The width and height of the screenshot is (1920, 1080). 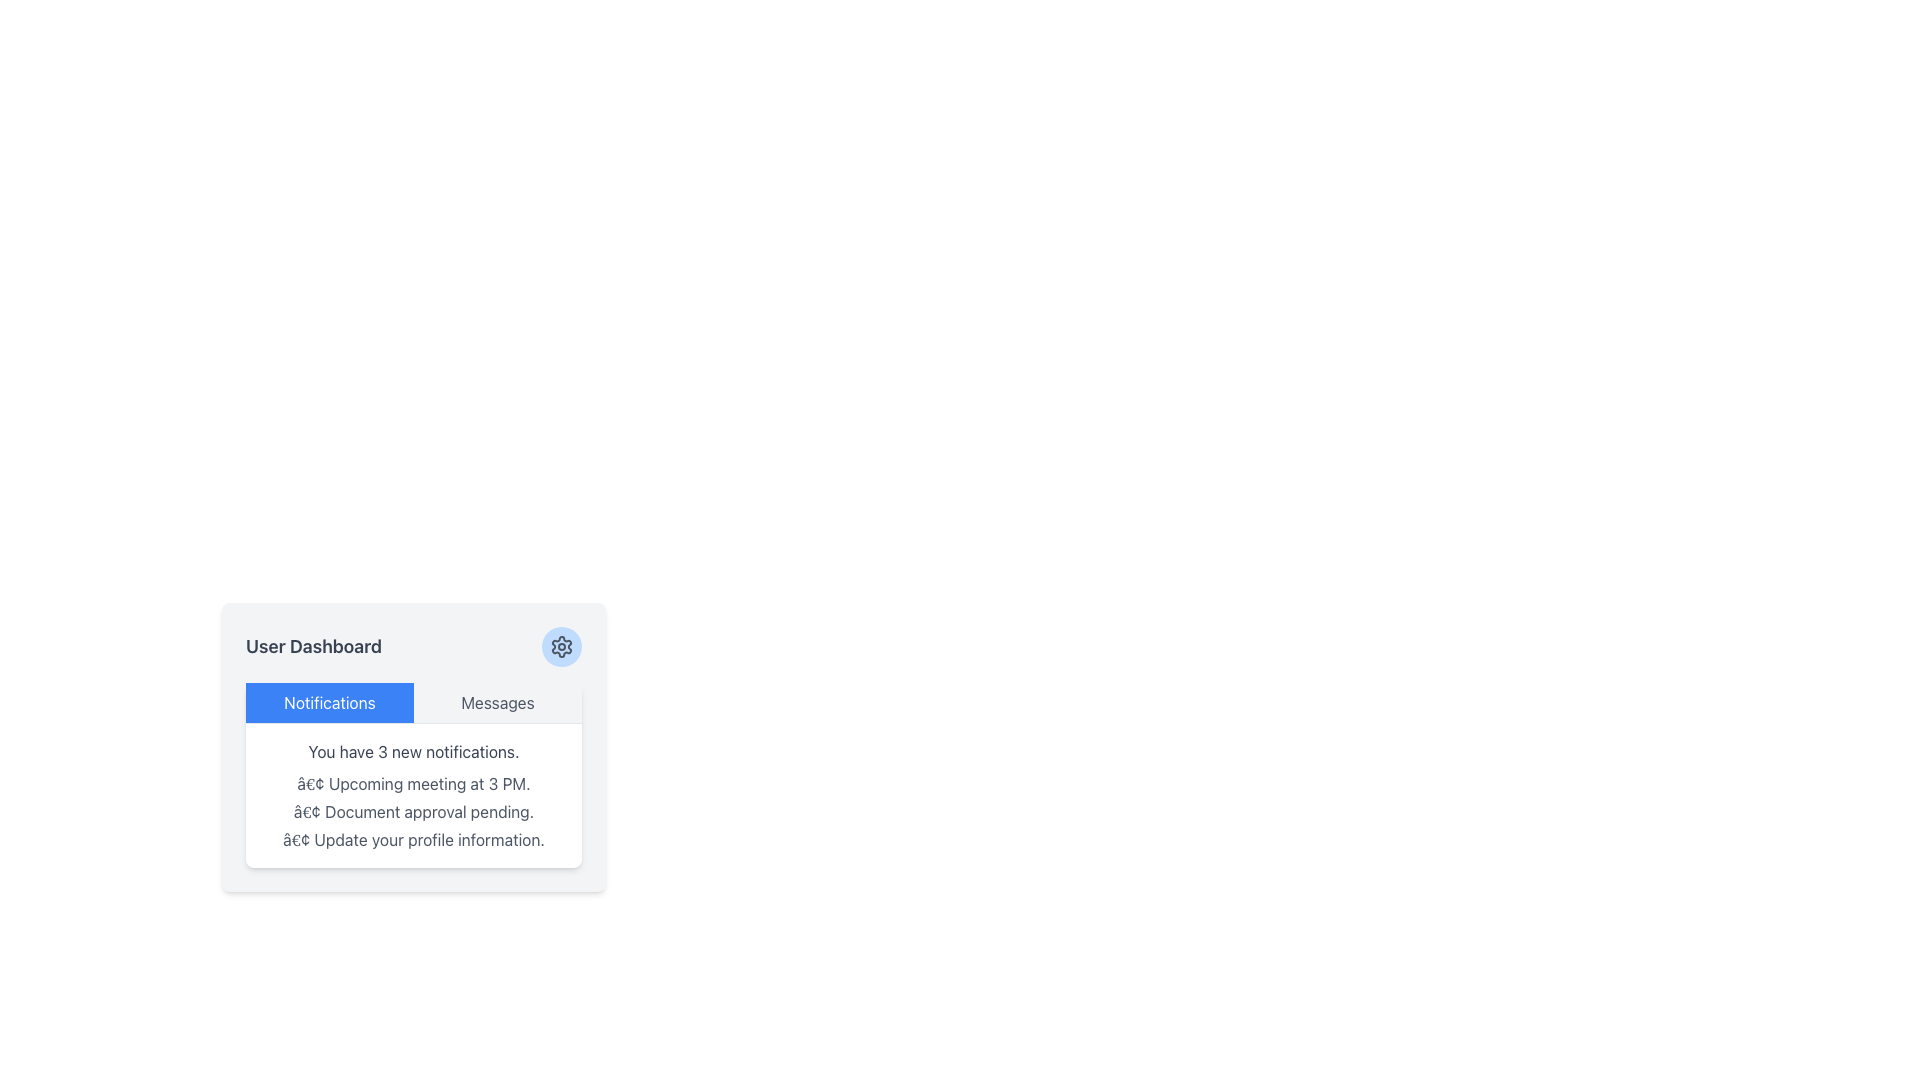 I want to click on the 'Notifications' tab button located, so click(x=330, y=701).